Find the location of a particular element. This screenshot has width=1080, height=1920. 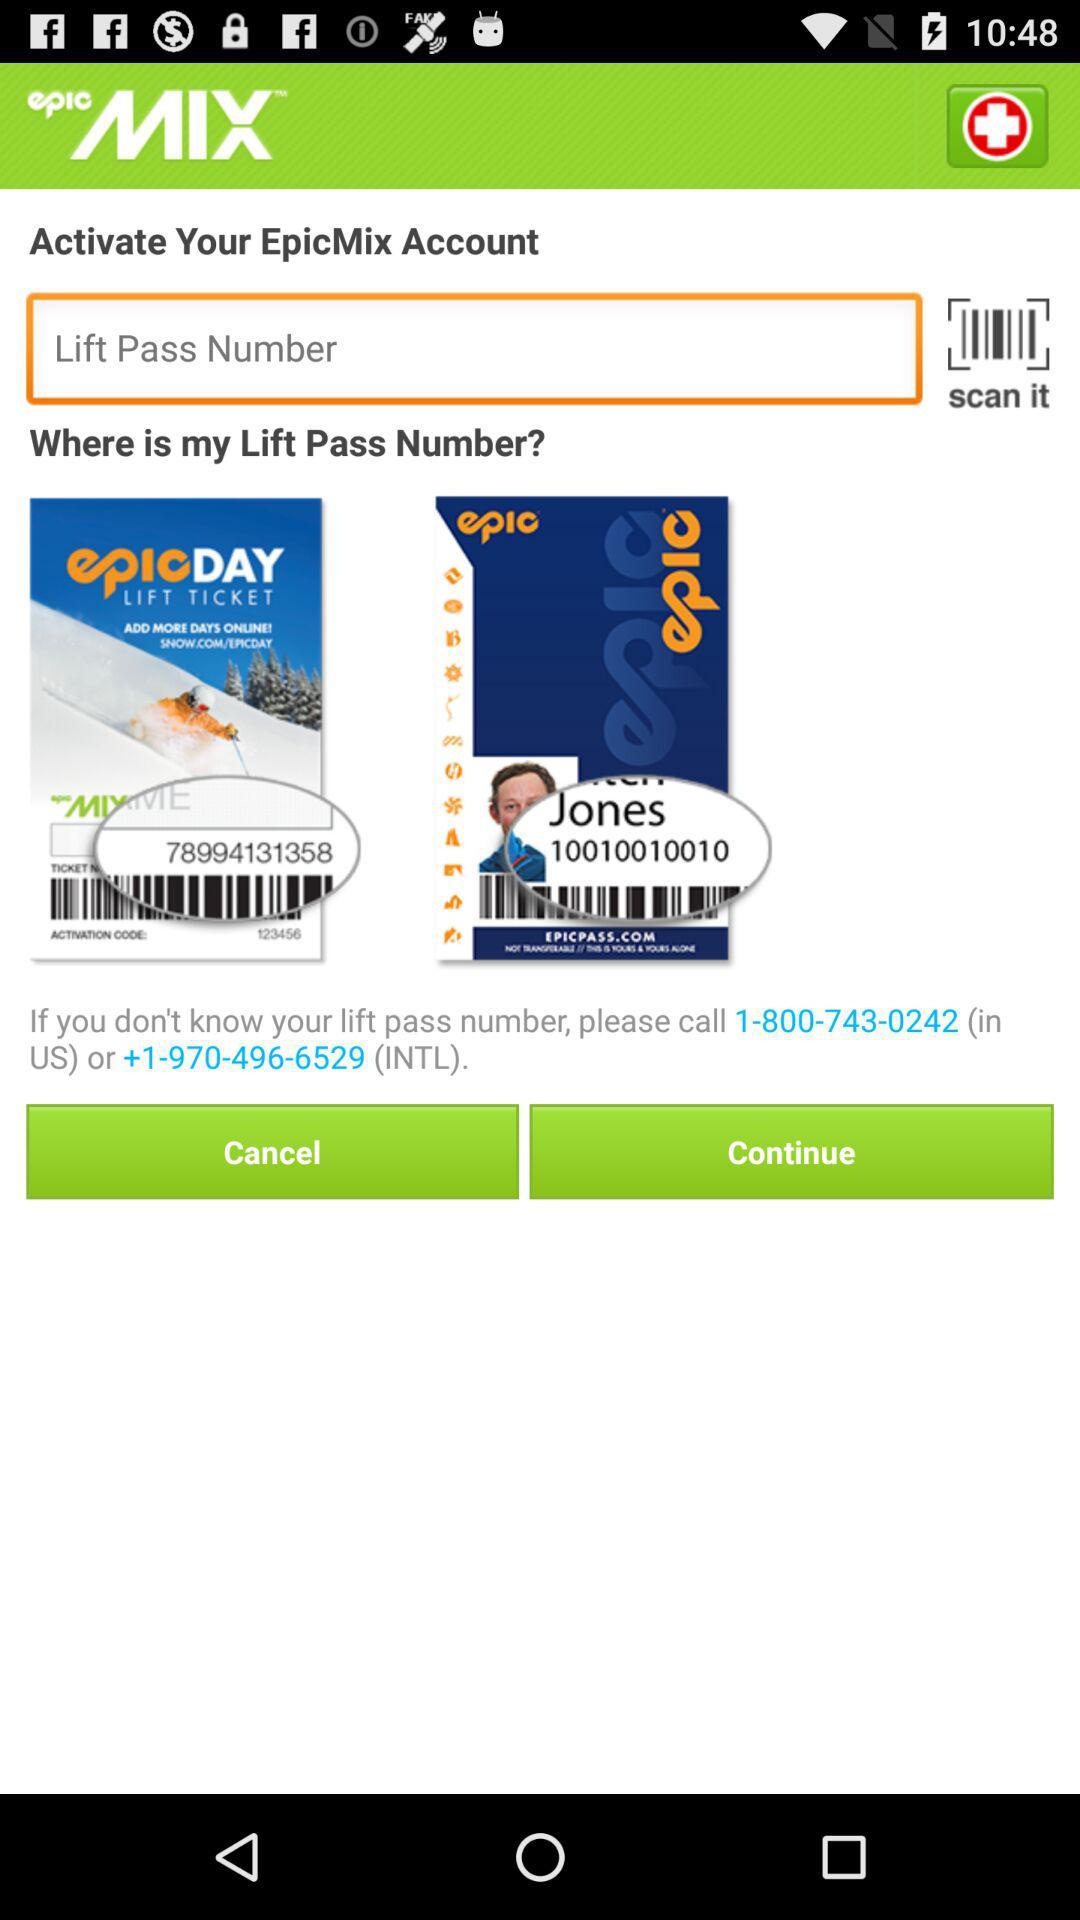

the icon next to the continue item is located at coordinates (272, 1151).